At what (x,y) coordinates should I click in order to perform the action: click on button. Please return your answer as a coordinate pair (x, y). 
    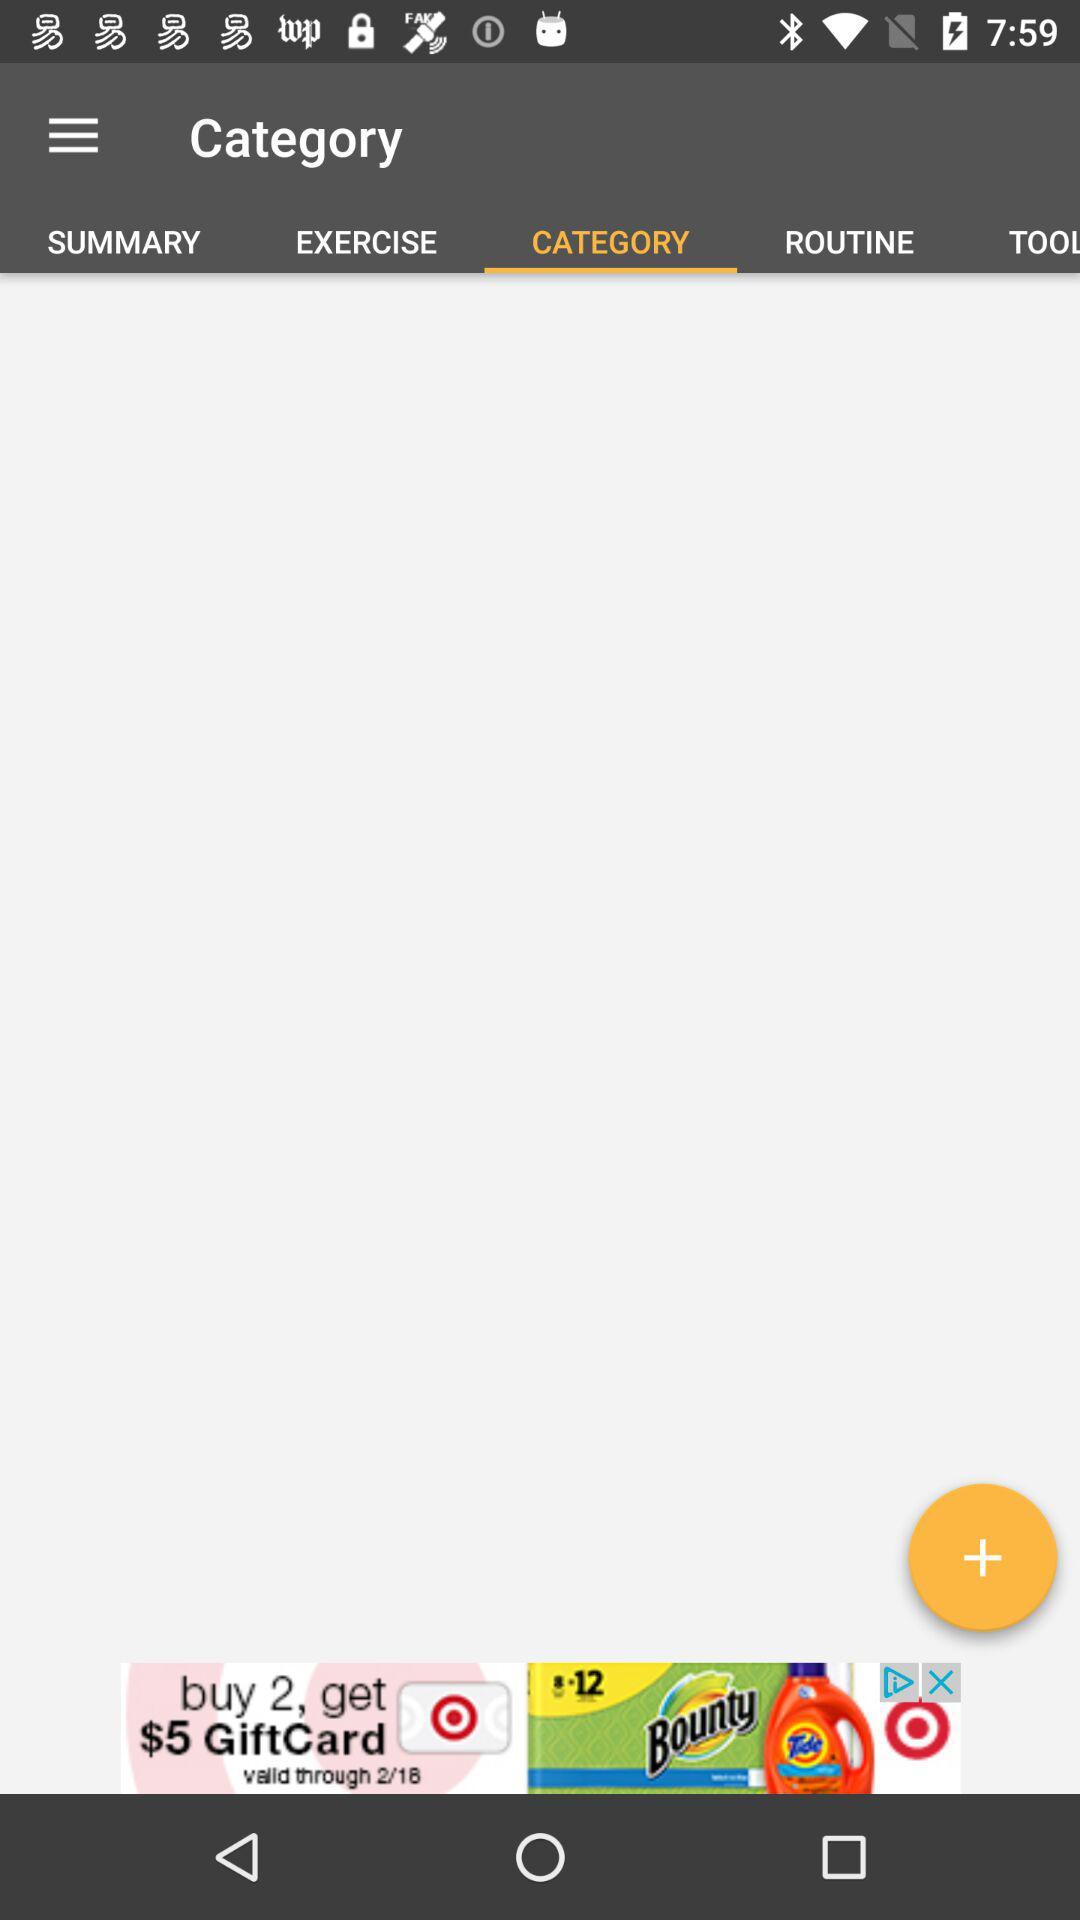
    Looking at the image, I should click on (981, 1564).